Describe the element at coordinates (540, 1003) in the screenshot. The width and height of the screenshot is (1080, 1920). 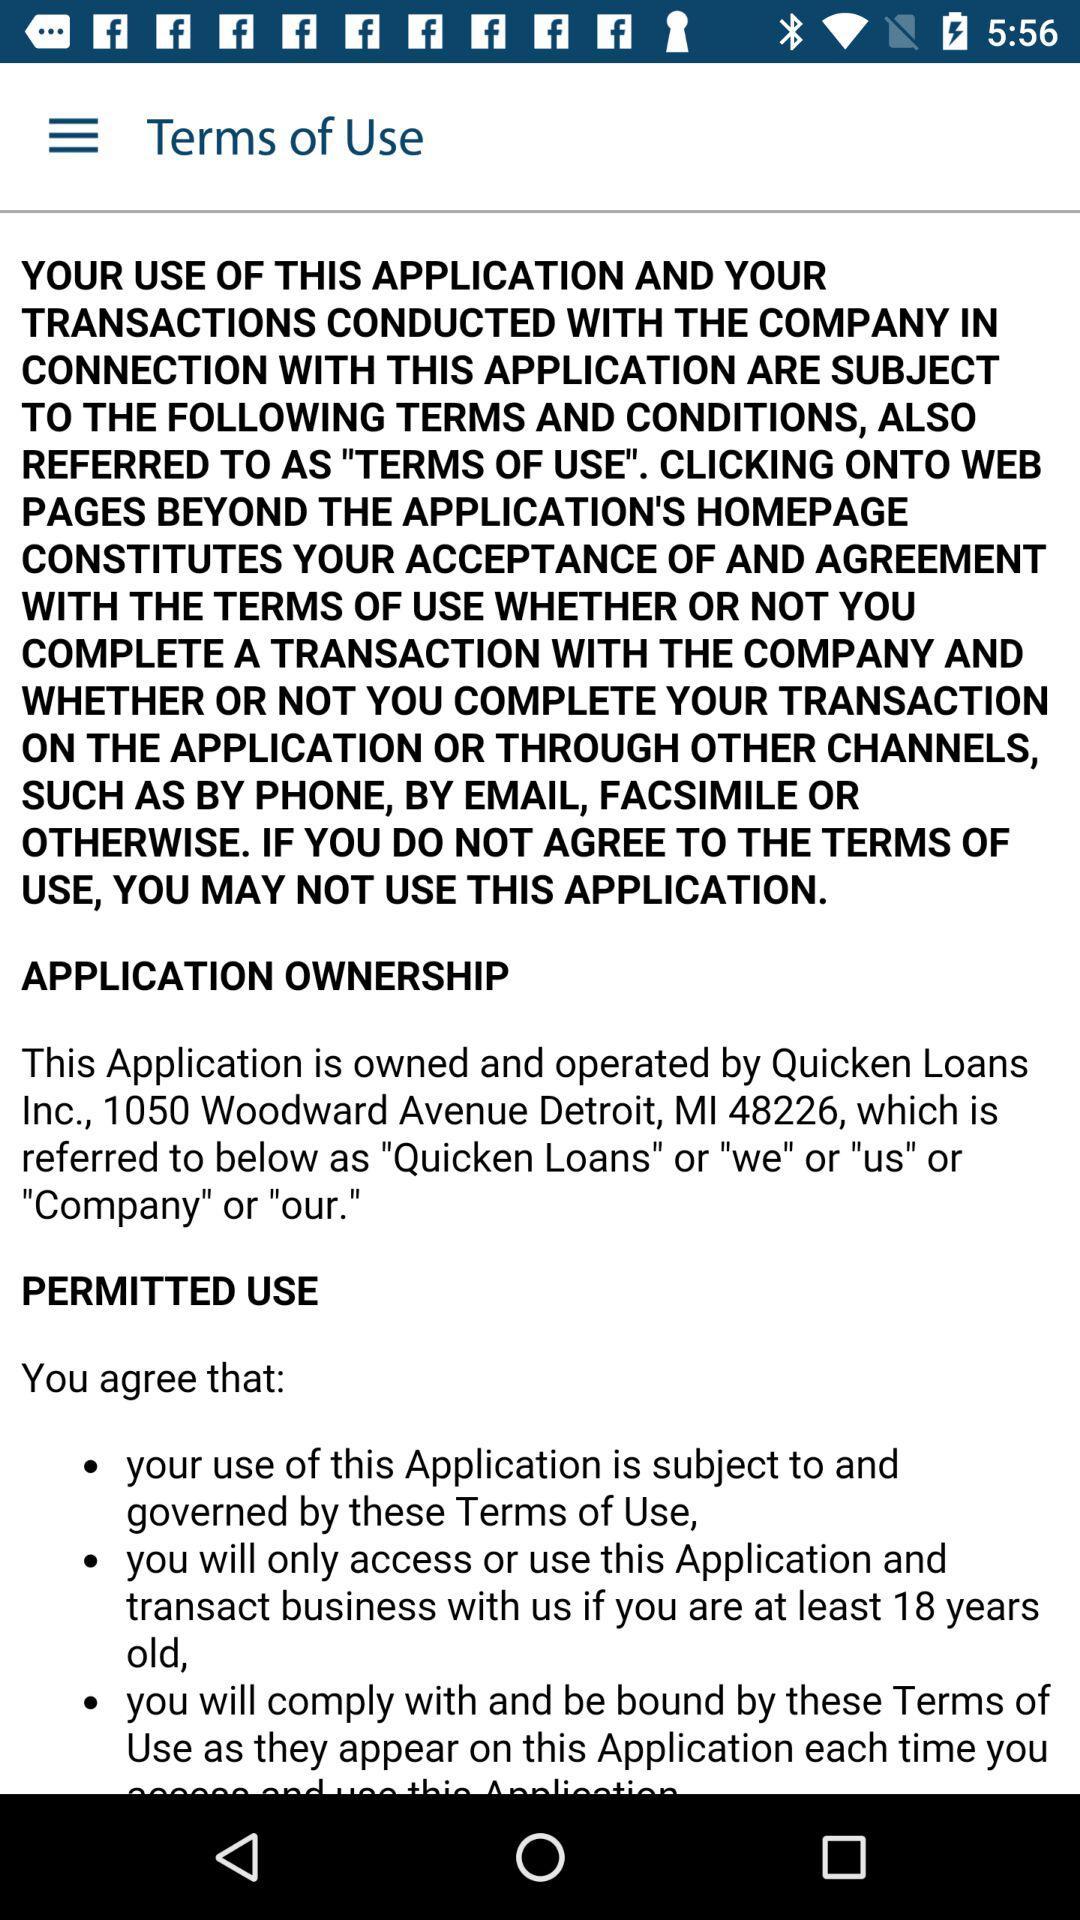
I see `article area` at that location.